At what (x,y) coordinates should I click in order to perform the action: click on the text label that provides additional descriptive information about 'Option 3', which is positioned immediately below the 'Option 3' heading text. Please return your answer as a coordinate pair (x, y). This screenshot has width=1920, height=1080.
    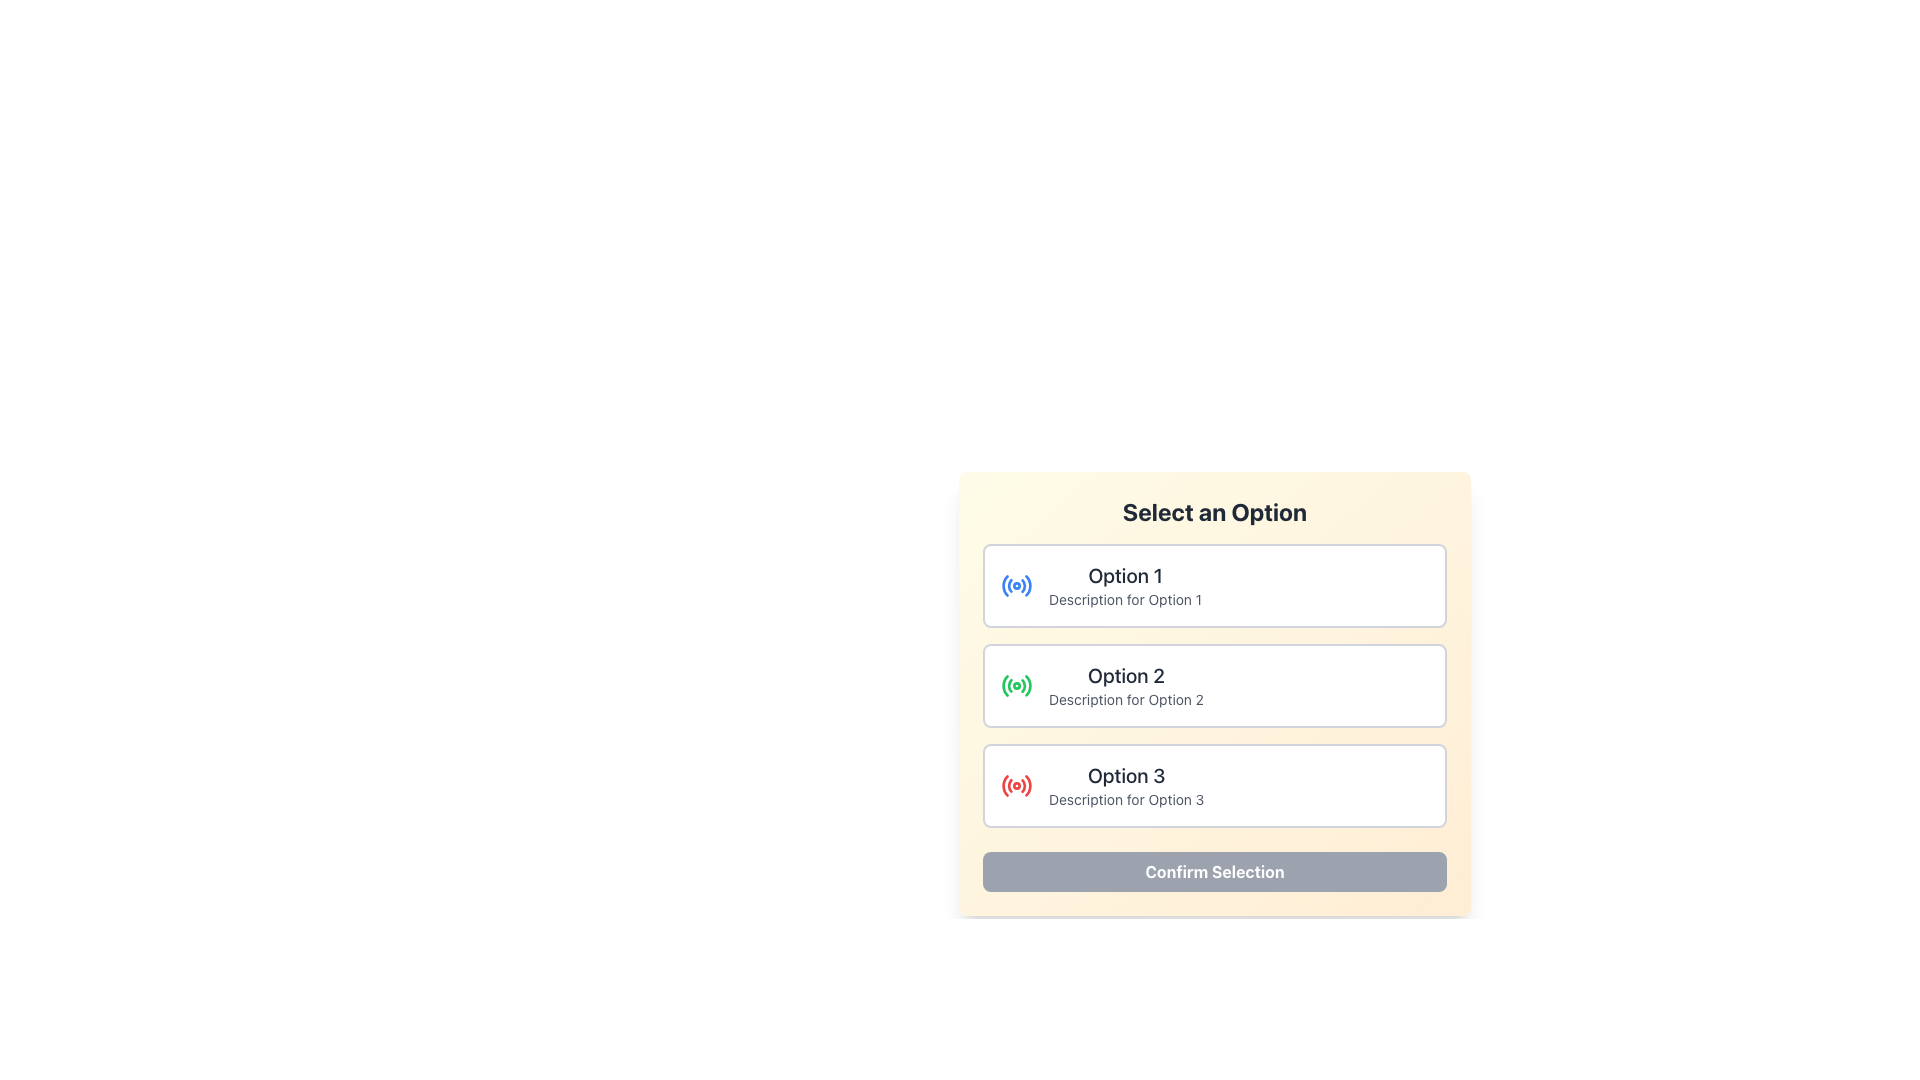
    Looking at the image, I should click on (1126, 798).